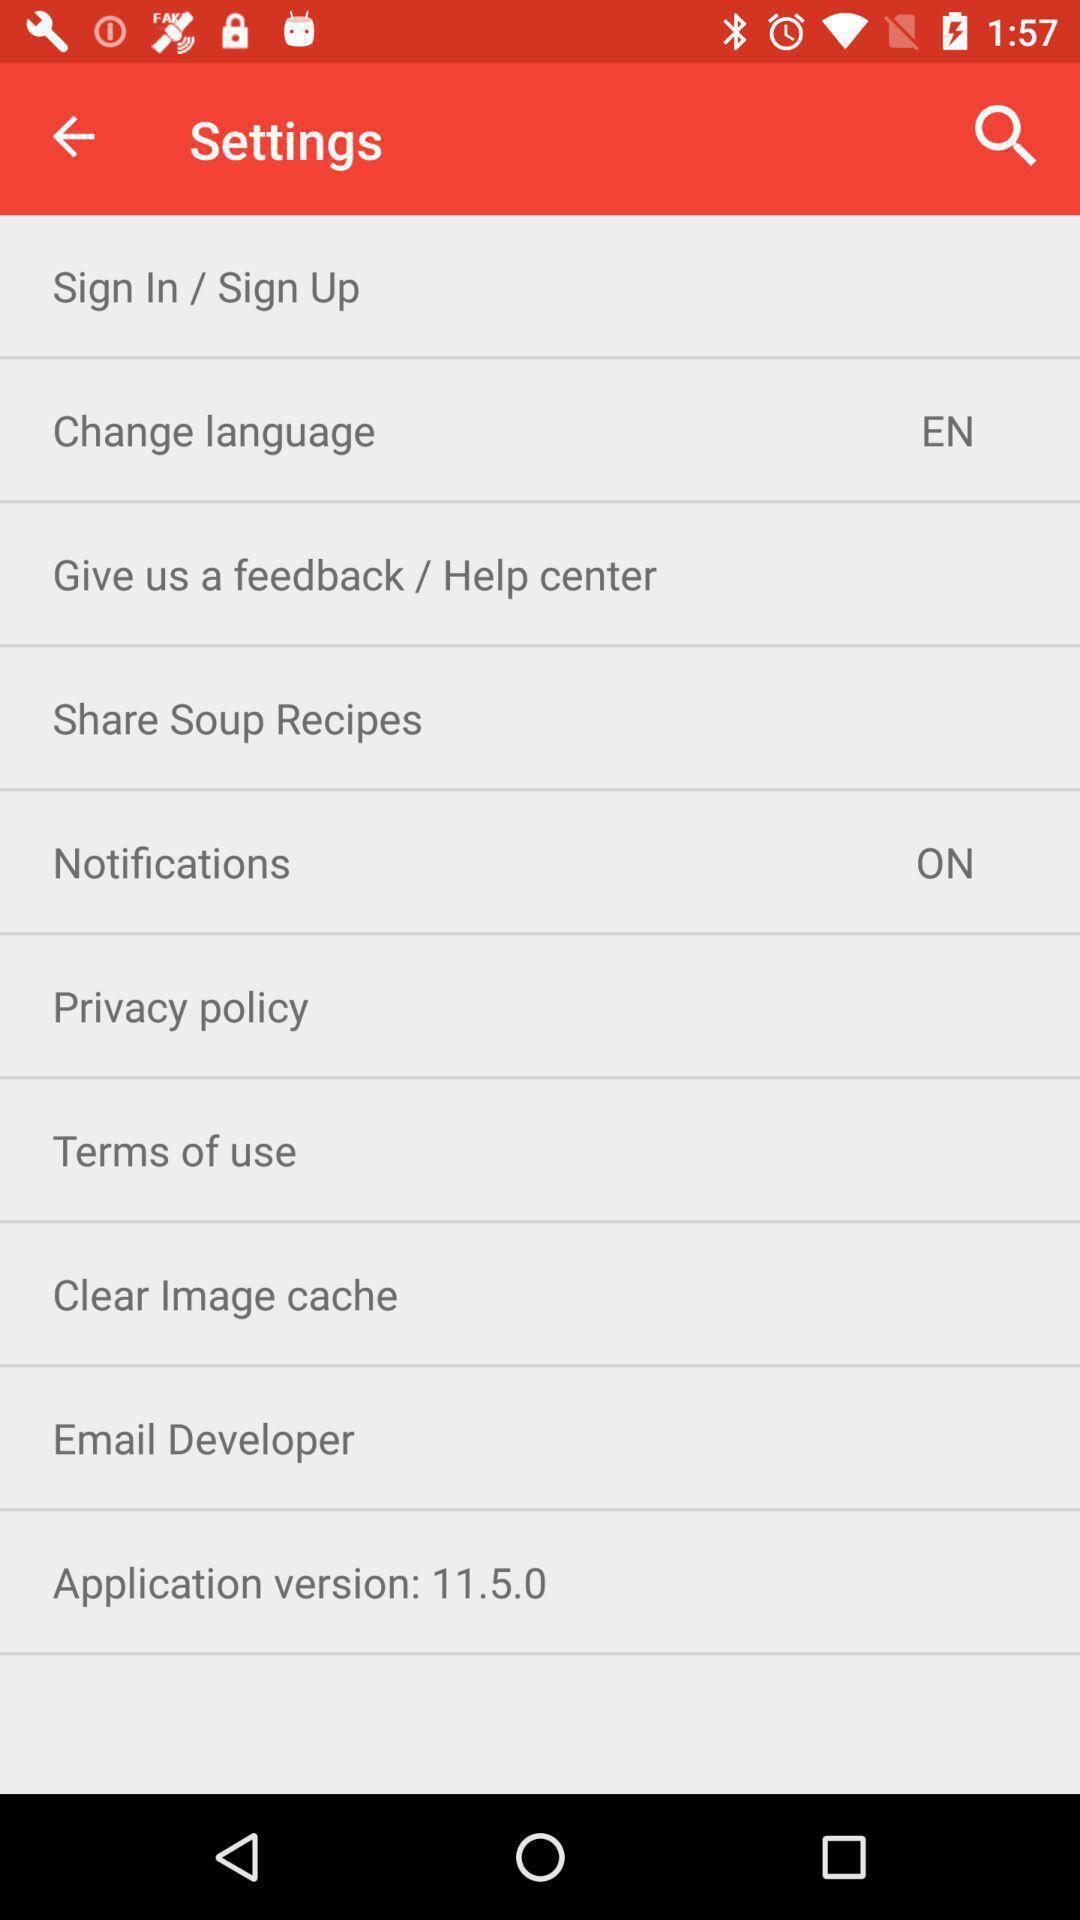  I want to click on privacy policy, so click(540, 1005).